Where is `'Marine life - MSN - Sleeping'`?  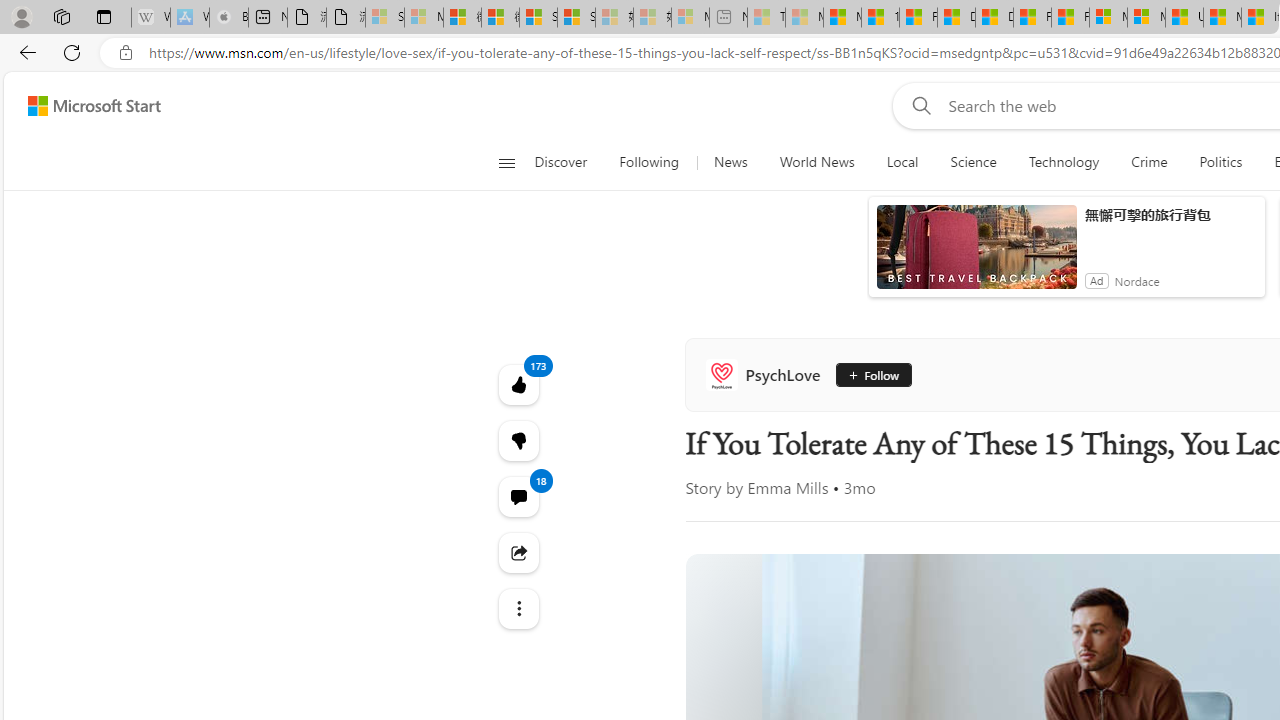
'Marine life - MSN - Sleeping' is located at coordinates (804, 17).